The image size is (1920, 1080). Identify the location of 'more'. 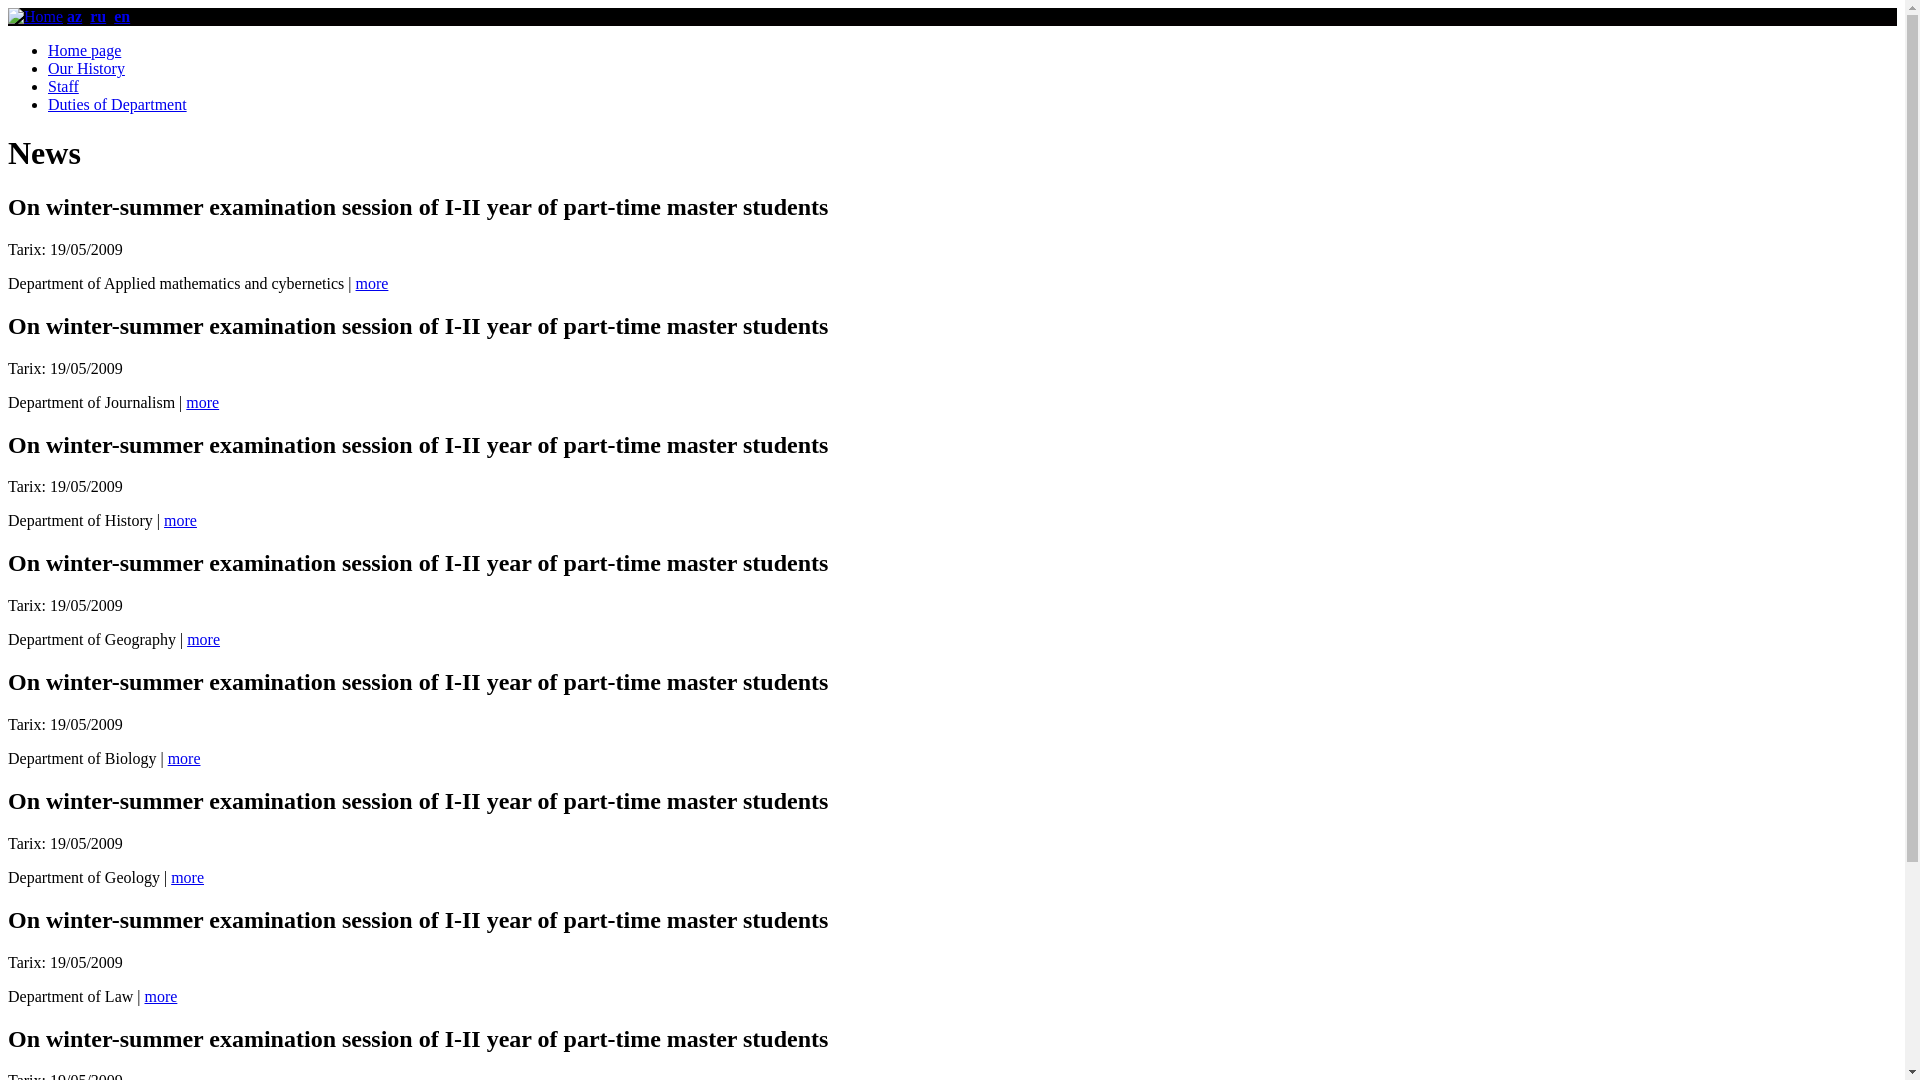
(203, 639).